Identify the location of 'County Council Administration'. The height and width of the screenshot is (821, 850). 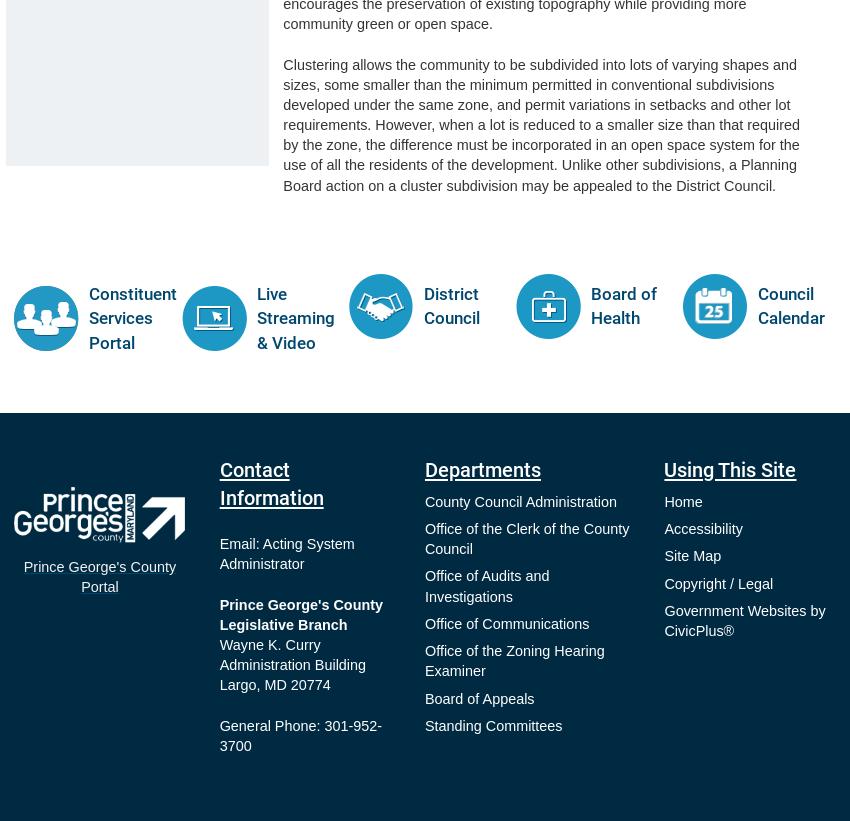
(423, 499).